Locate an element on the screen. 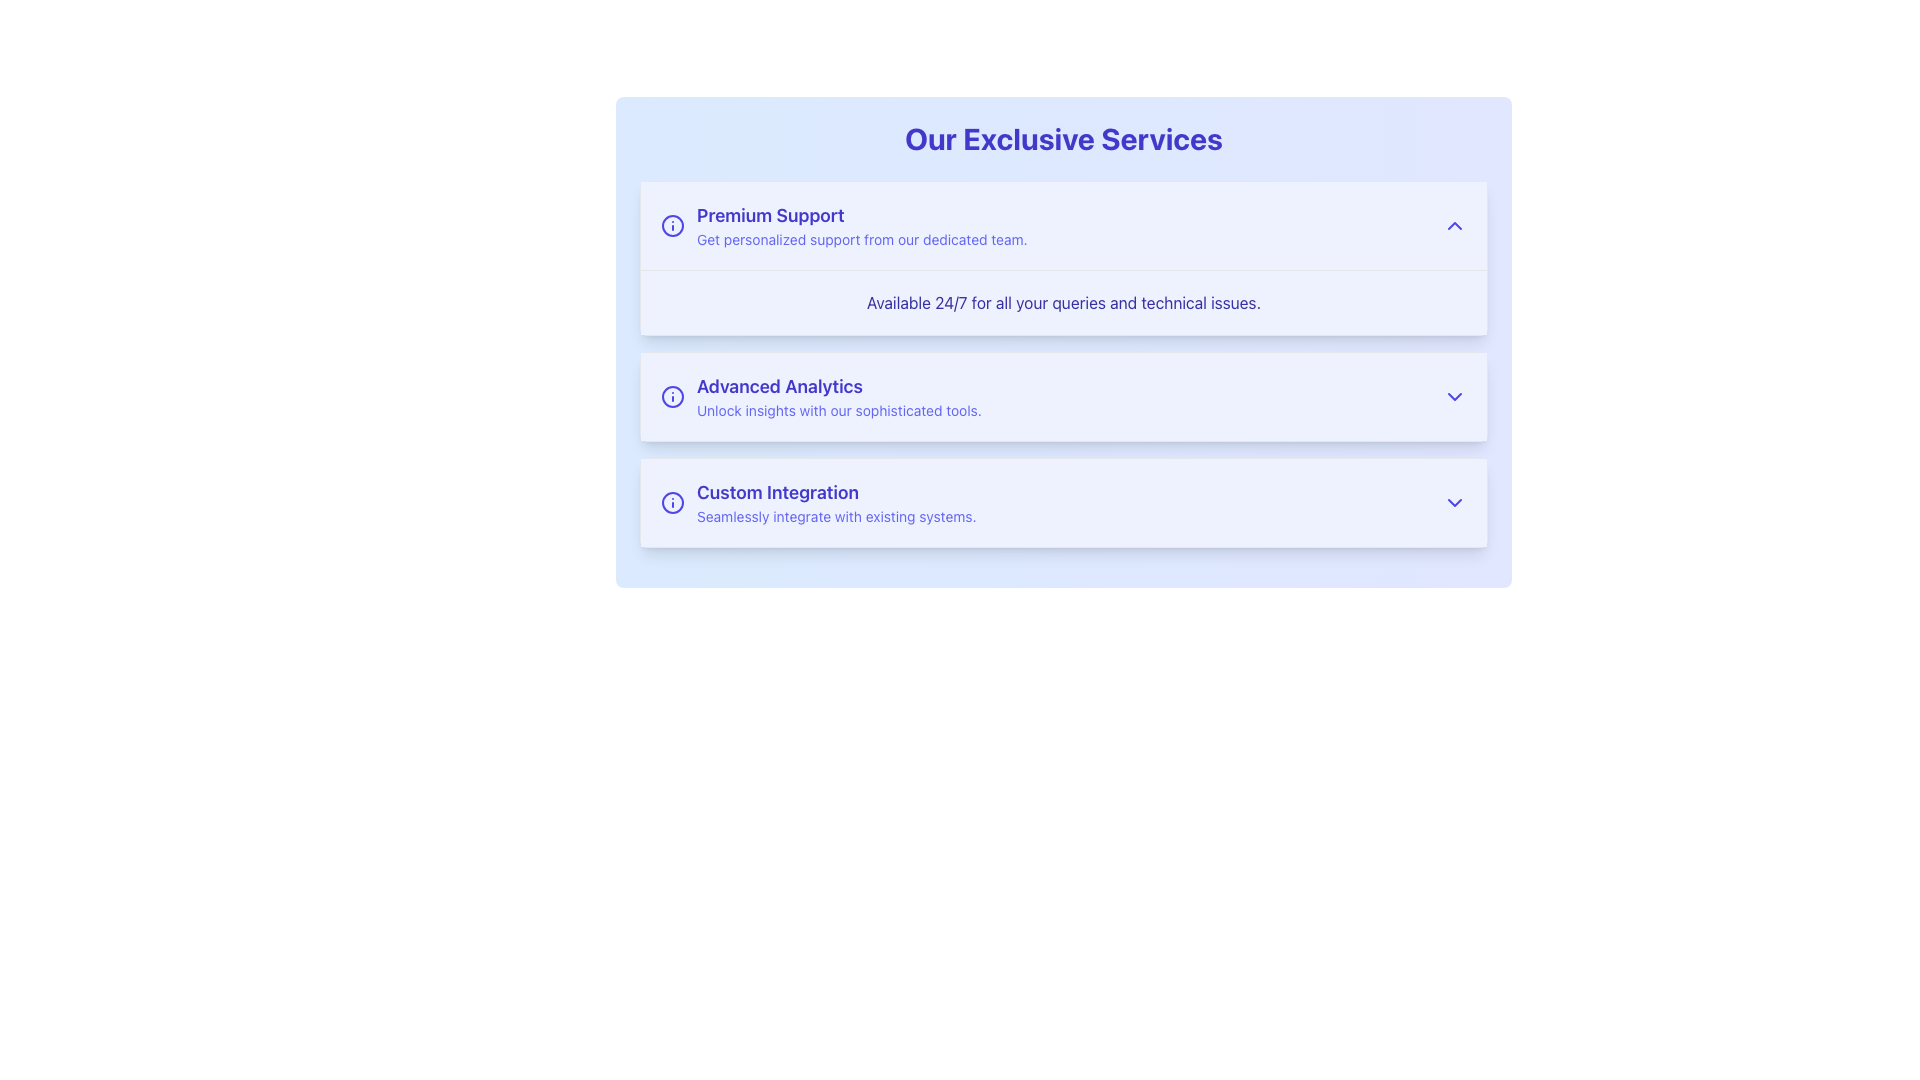 This screenshot has width=1920, height=1080. the downward-facing chevron icon button for toggling content visibility located at the far right of the 'Custom Integration' section in the 'Our Exclusive Services' interface is located at coordinates (1454, 501).